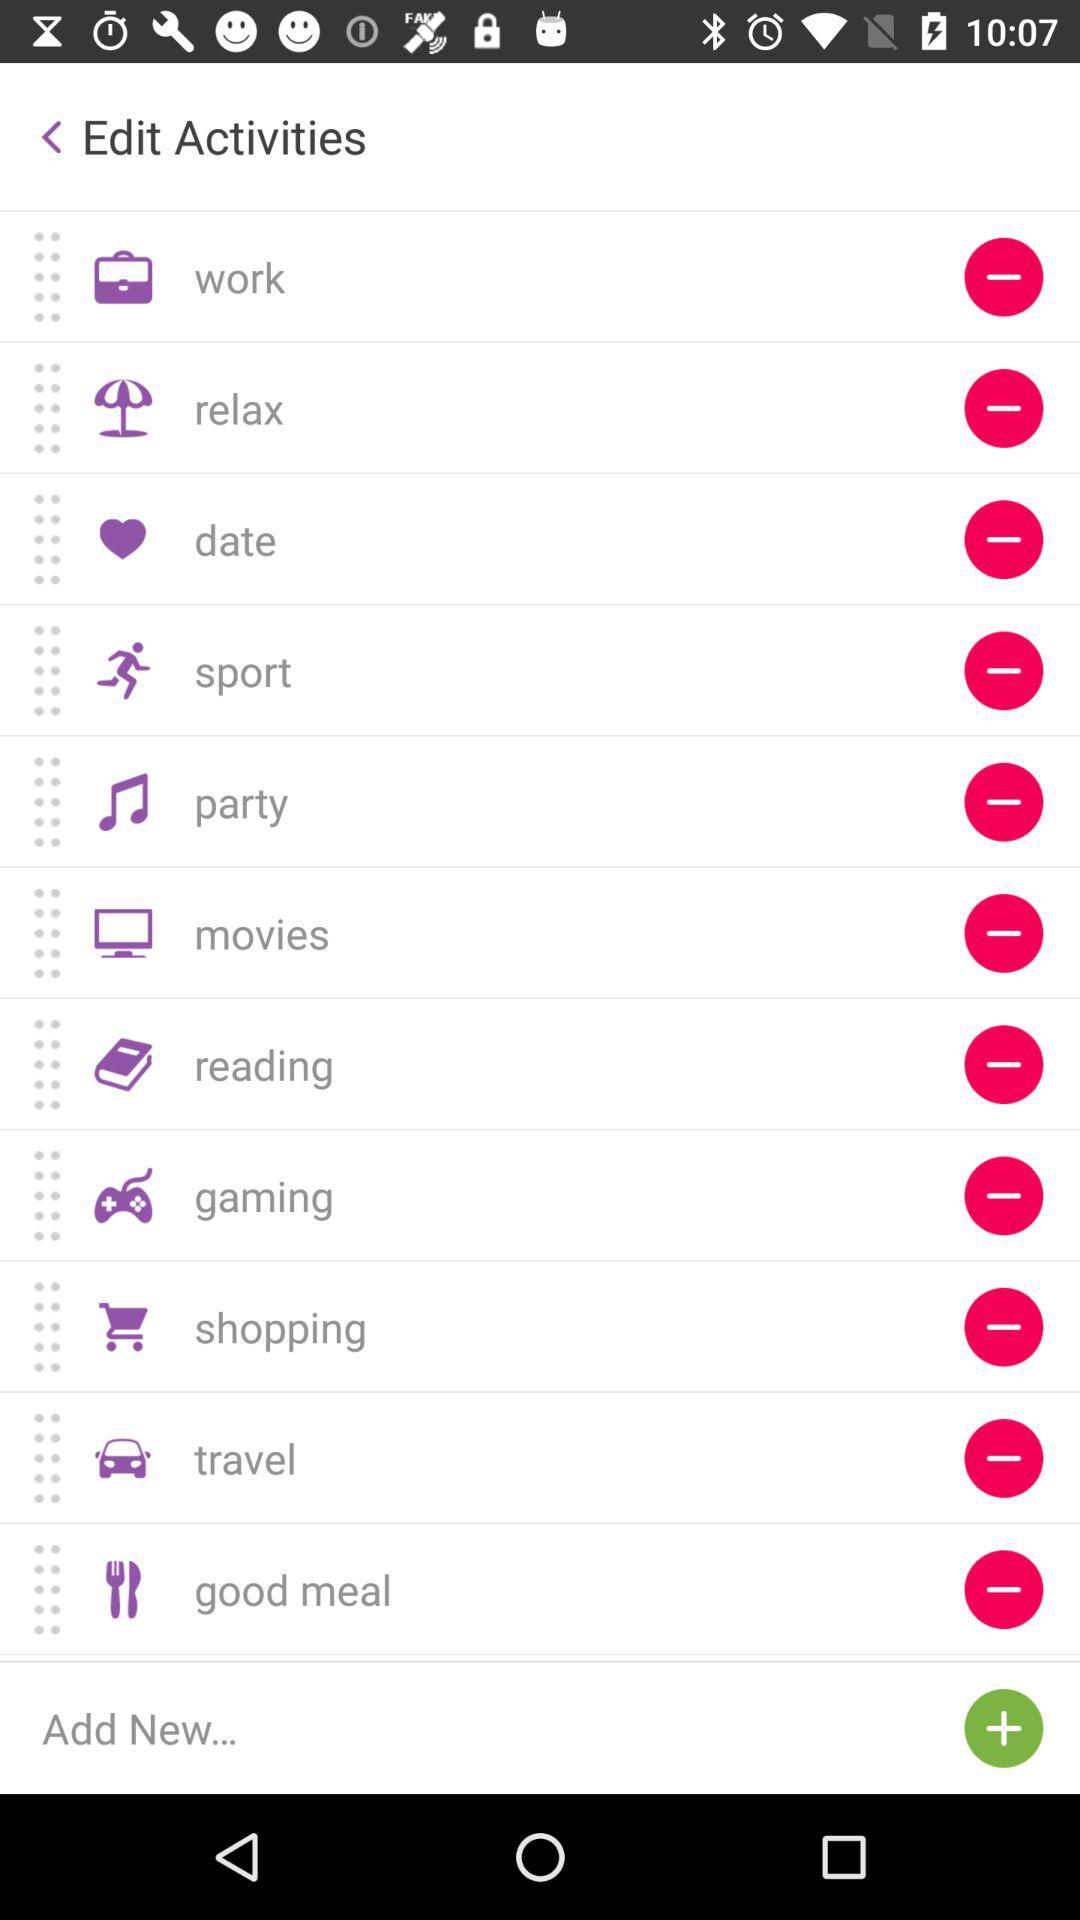 The height and width of the screenshot is (1920, 1080). What do you see at coordinates (1003, 407) in the screenshot?
I see `remove item` at bounding box center [1003, 407].